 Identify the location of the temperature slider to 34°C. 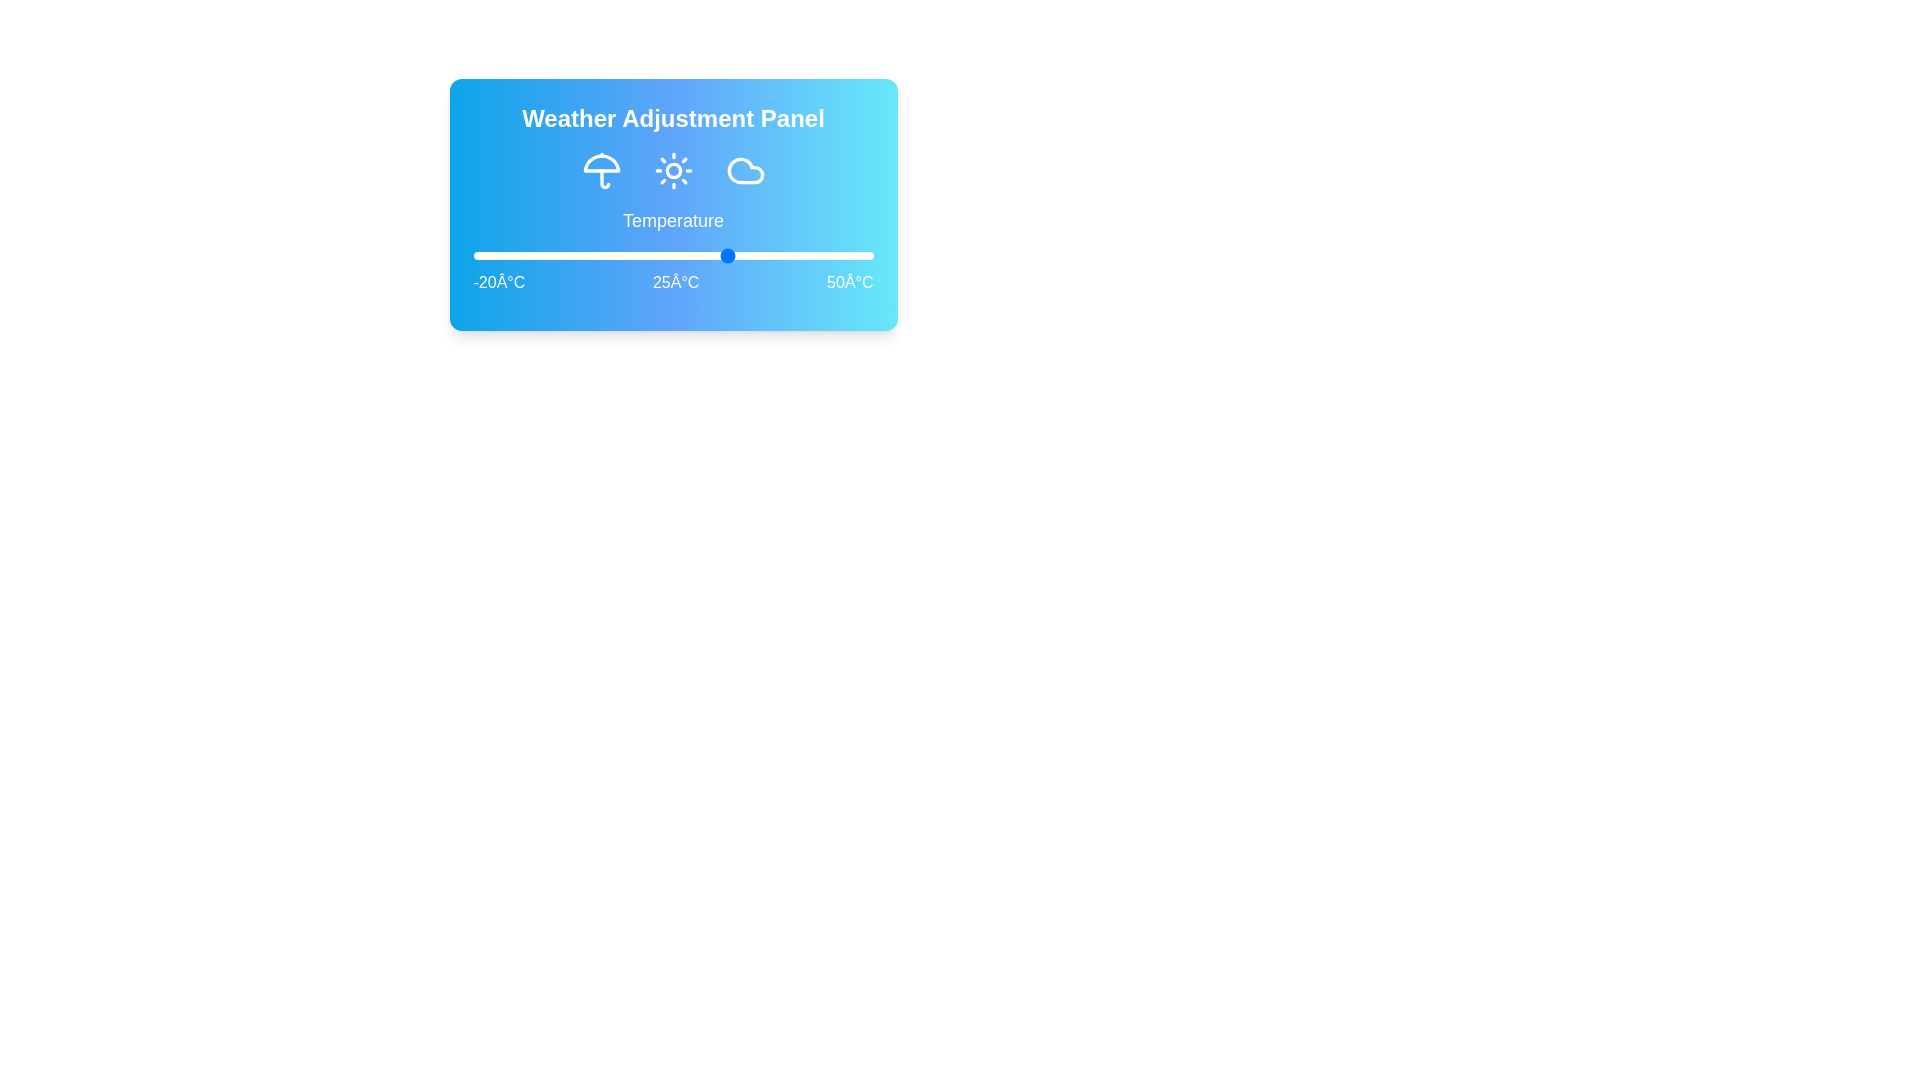
(781, 254).